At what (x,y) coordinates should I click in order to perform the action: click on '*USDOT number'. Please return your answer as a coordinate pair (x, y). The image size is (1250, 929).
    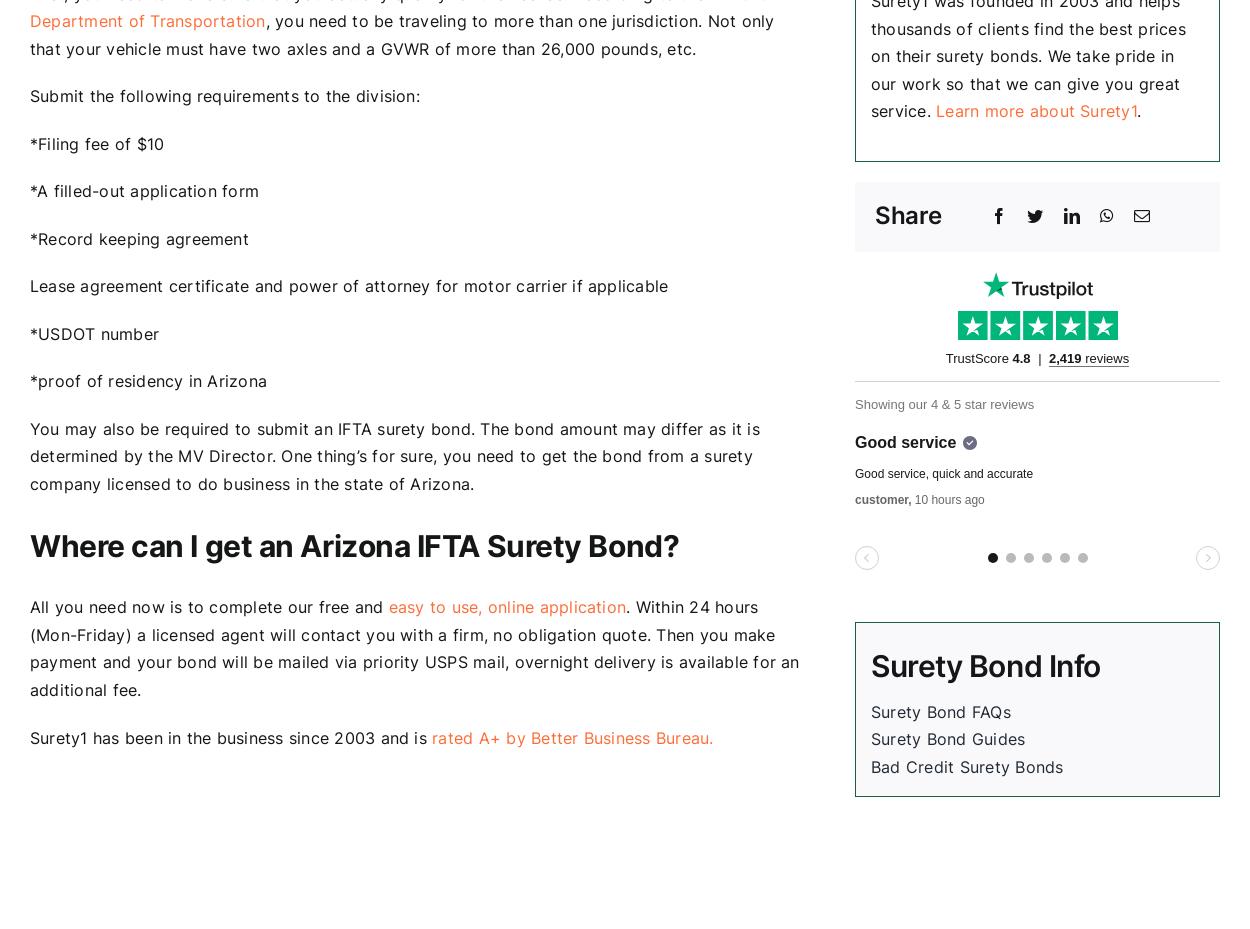
    Looking at the image, I should click on (93, 332).